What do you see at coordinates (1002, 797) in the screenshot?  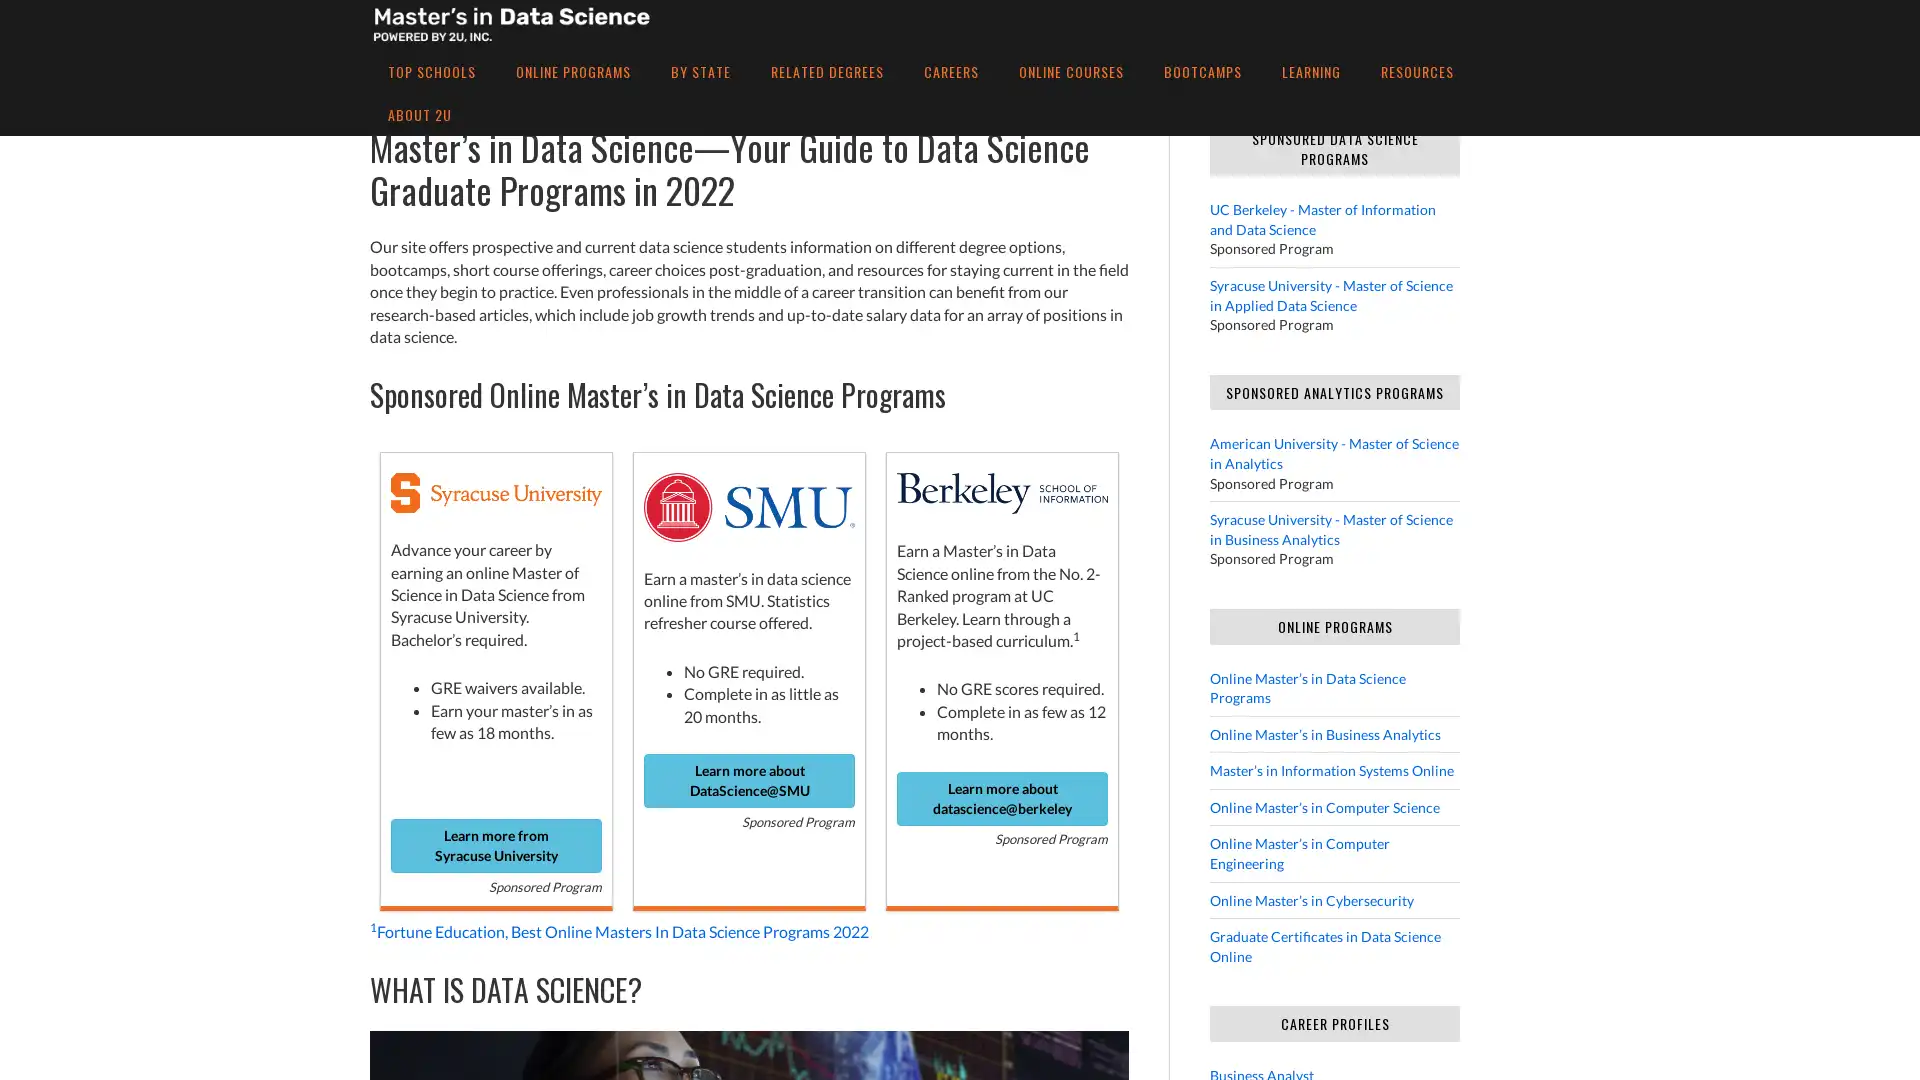 I see `Learn more about datascience@berkeley` at bounding box center [1002, 797].